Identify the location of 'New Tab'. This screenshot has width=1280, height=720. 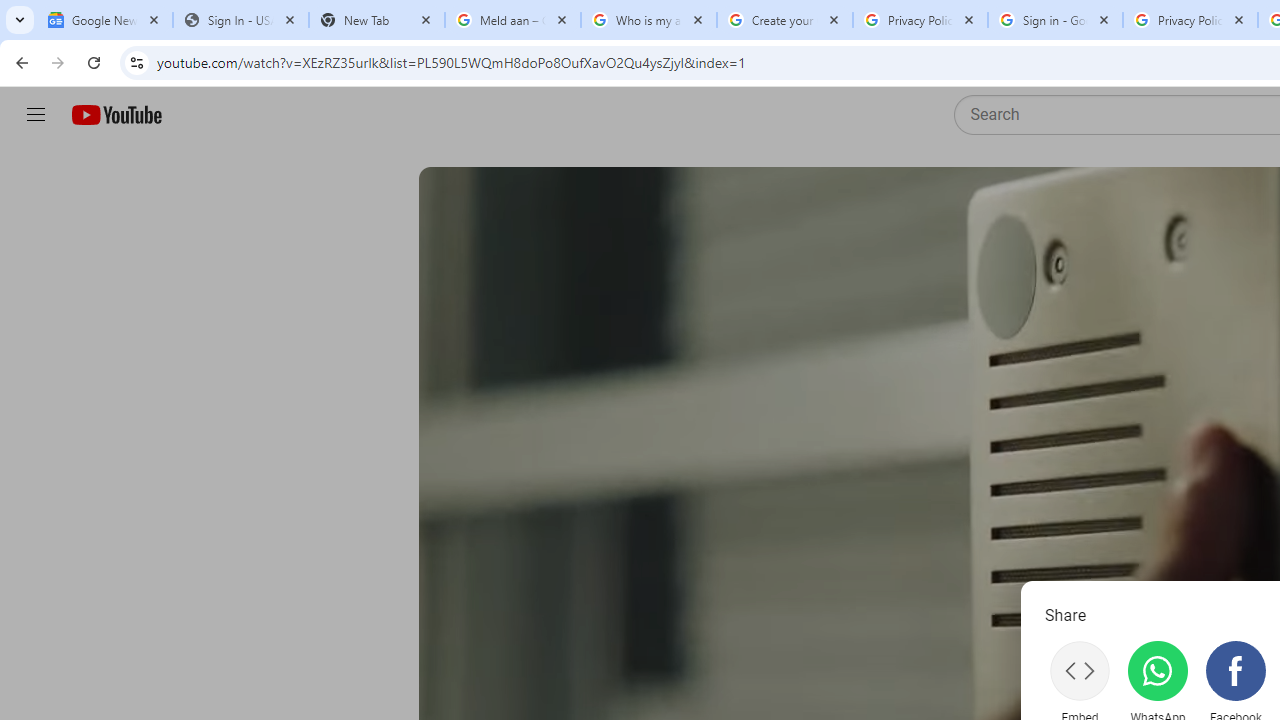
(376, 20).